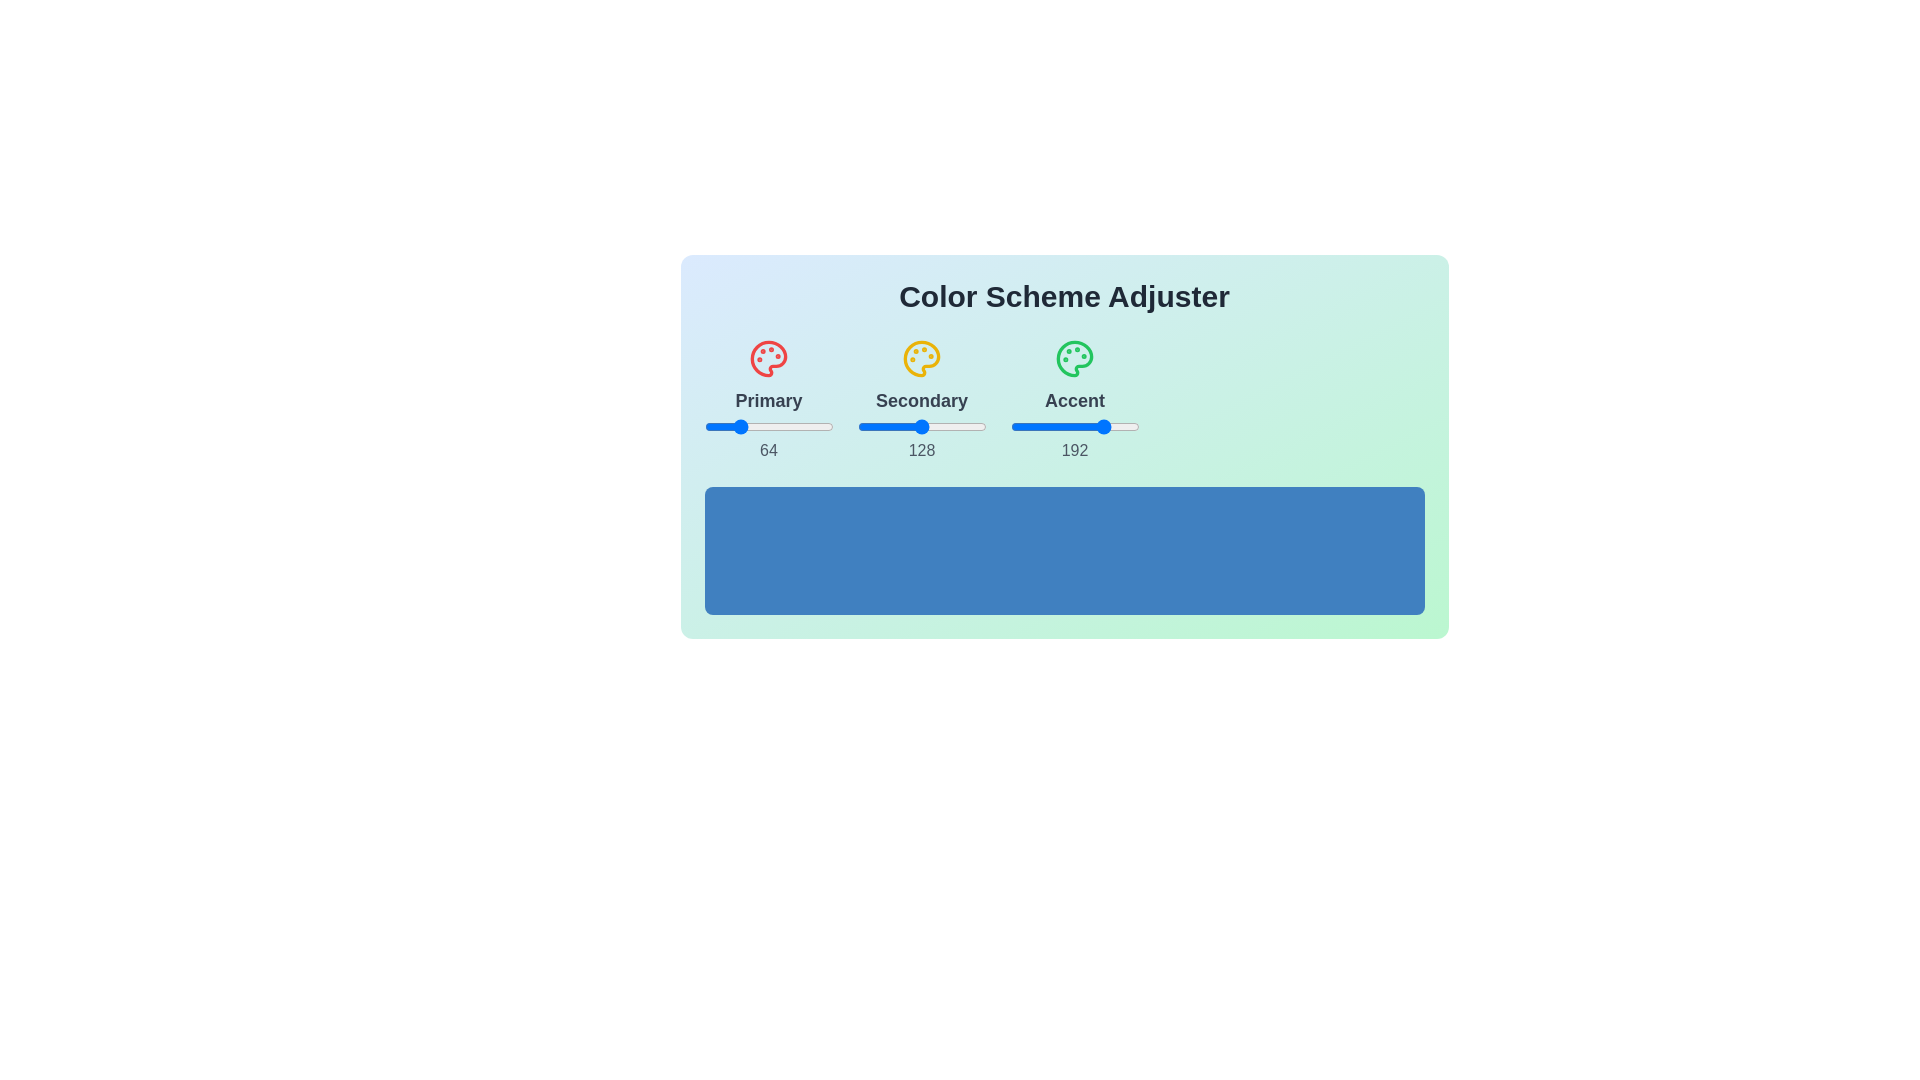  What do you see at coordinates (805, 426) in the screenshot?
I see `the 0 slider to 72` at bounding box center [805, 426].